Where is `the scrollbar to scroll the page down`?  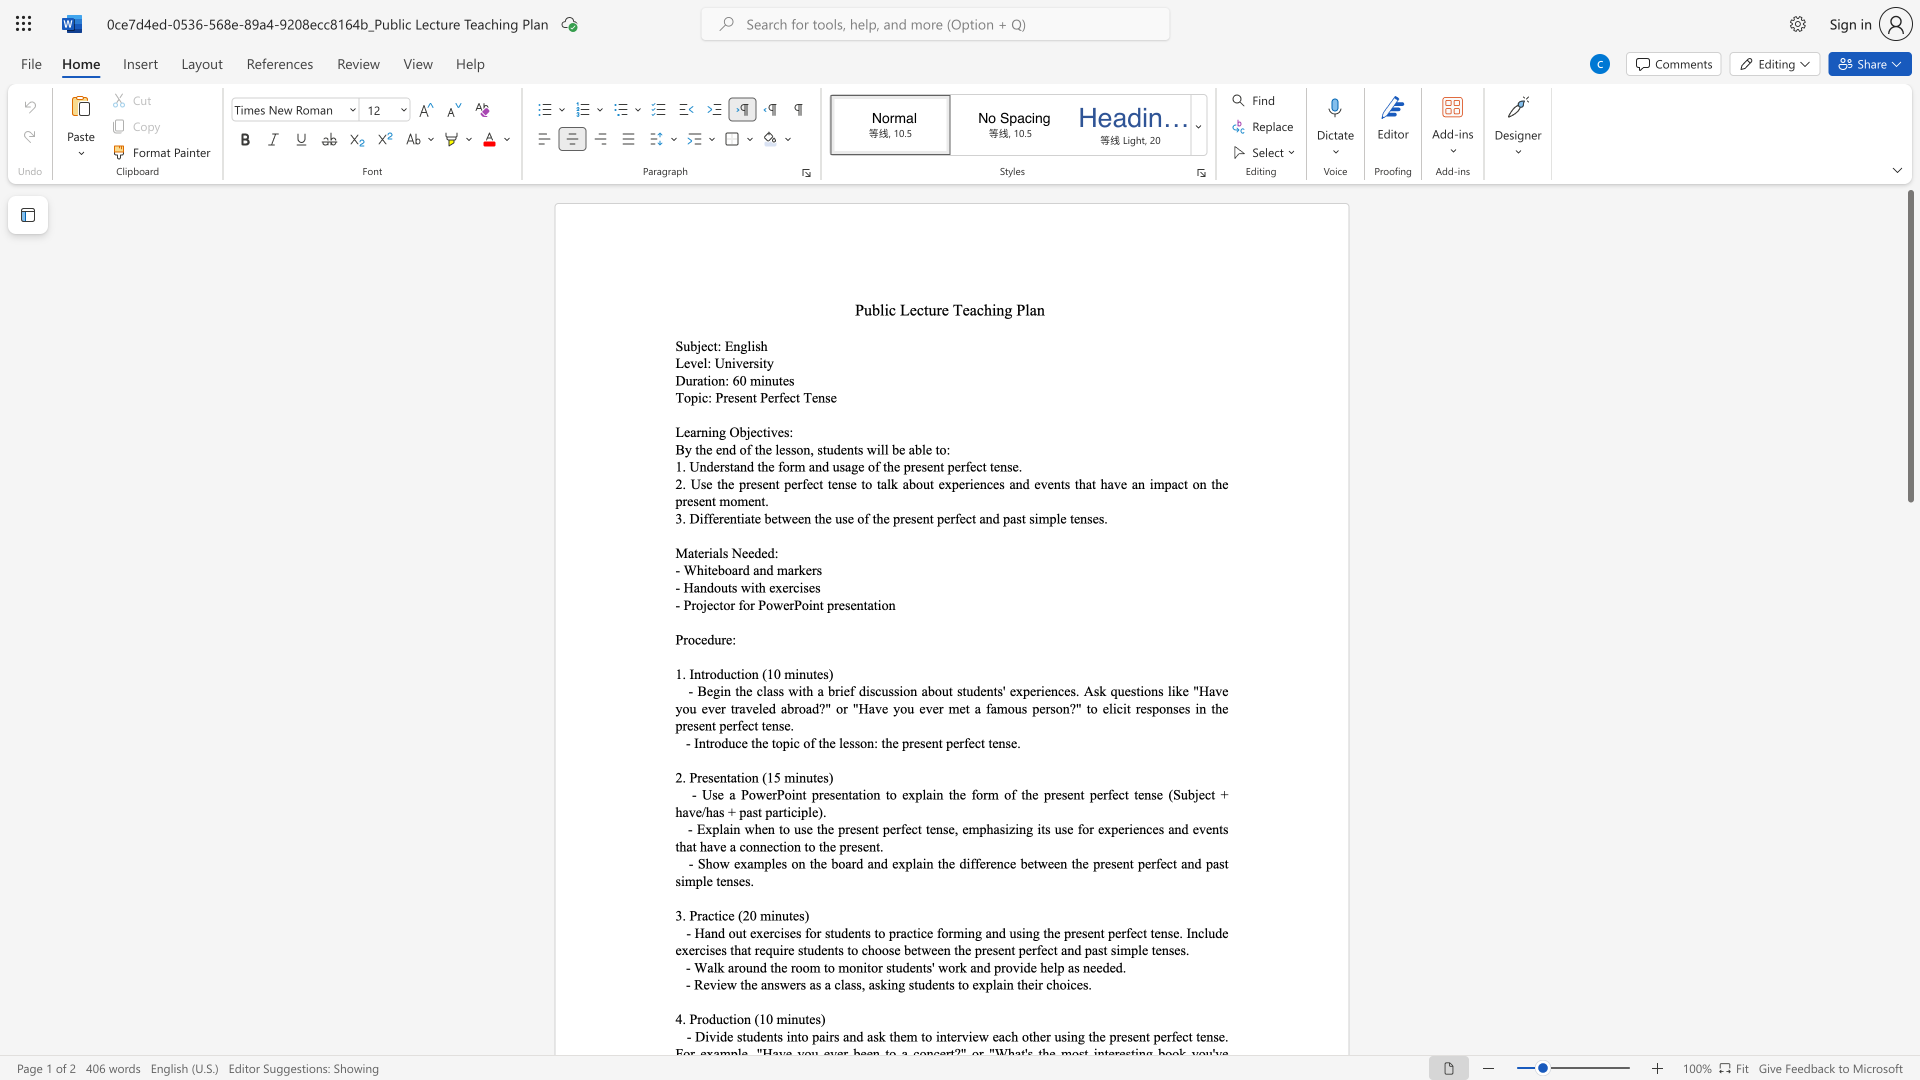
the scrollbar to scroll the page down is located at coordinates (1909, 898).